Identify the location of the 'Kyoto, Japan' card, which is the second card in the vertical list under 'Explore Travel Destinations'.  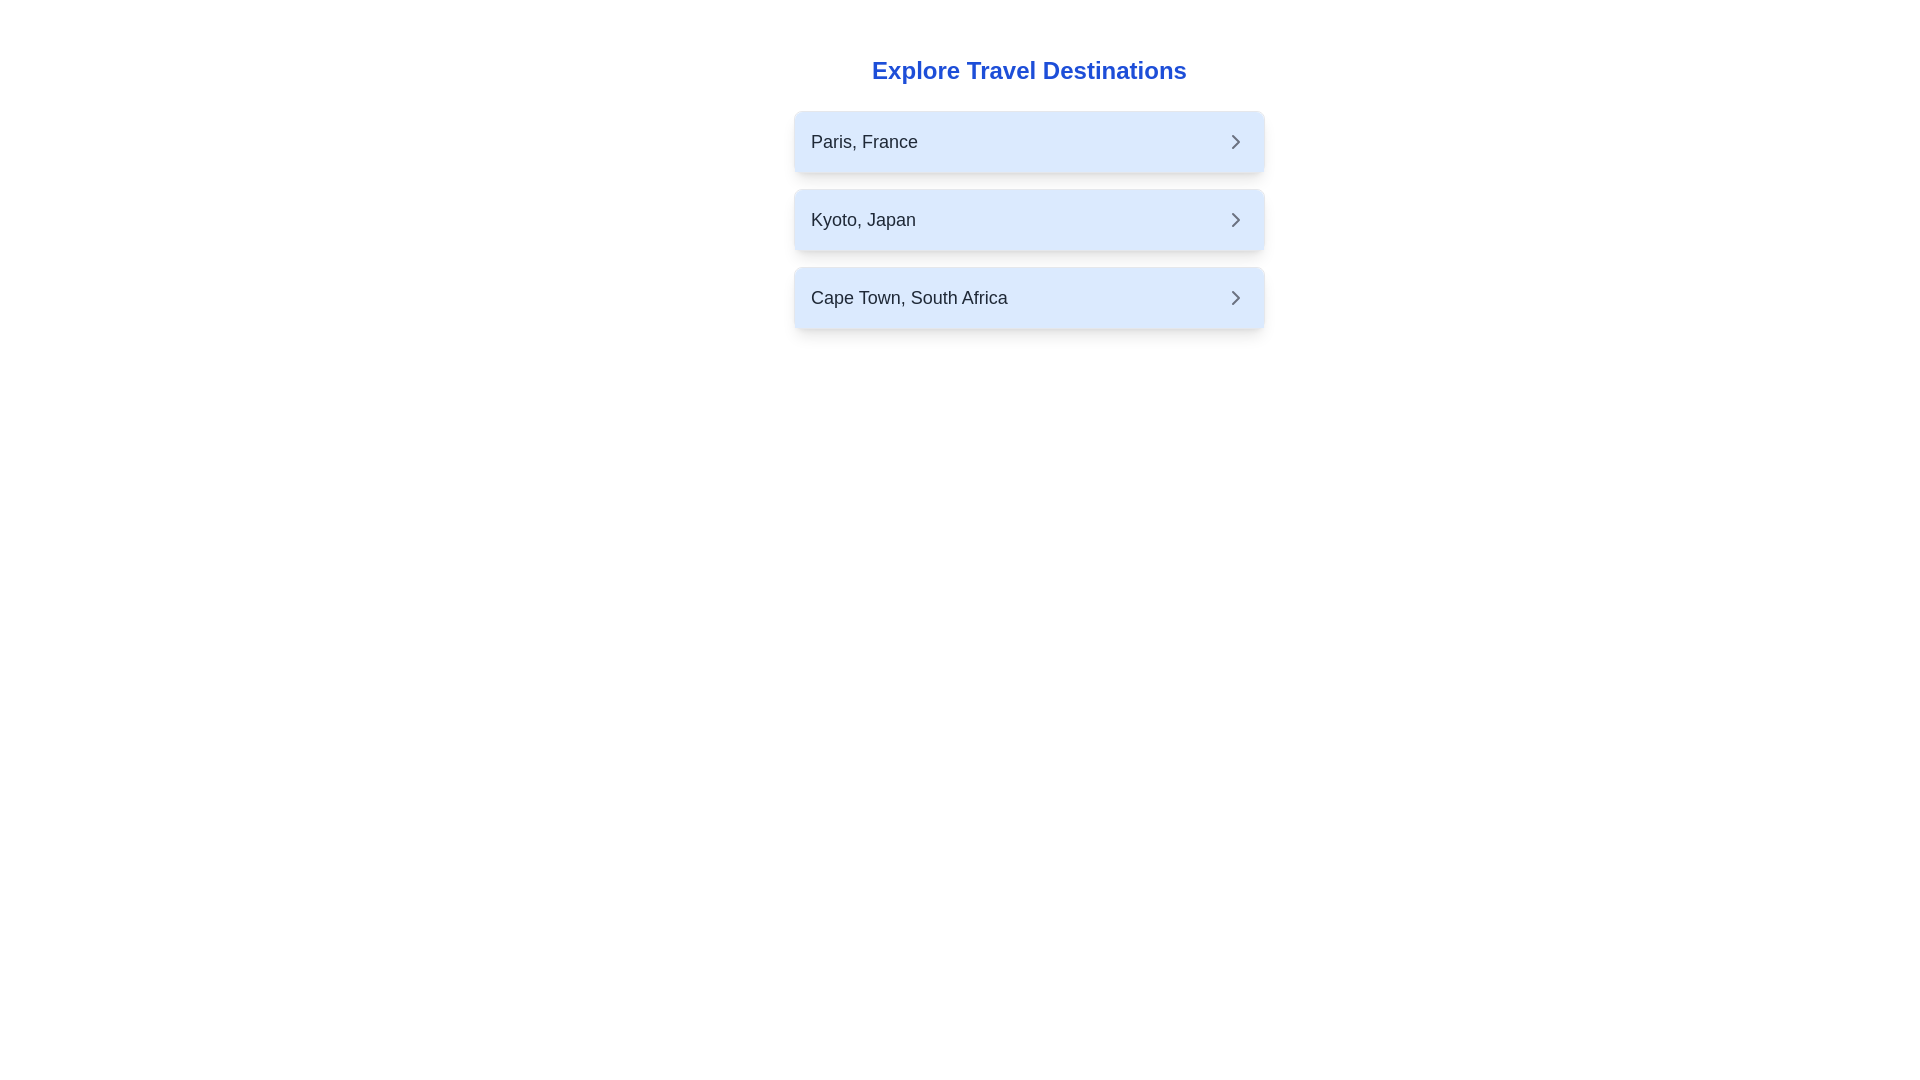
(1029, 219).